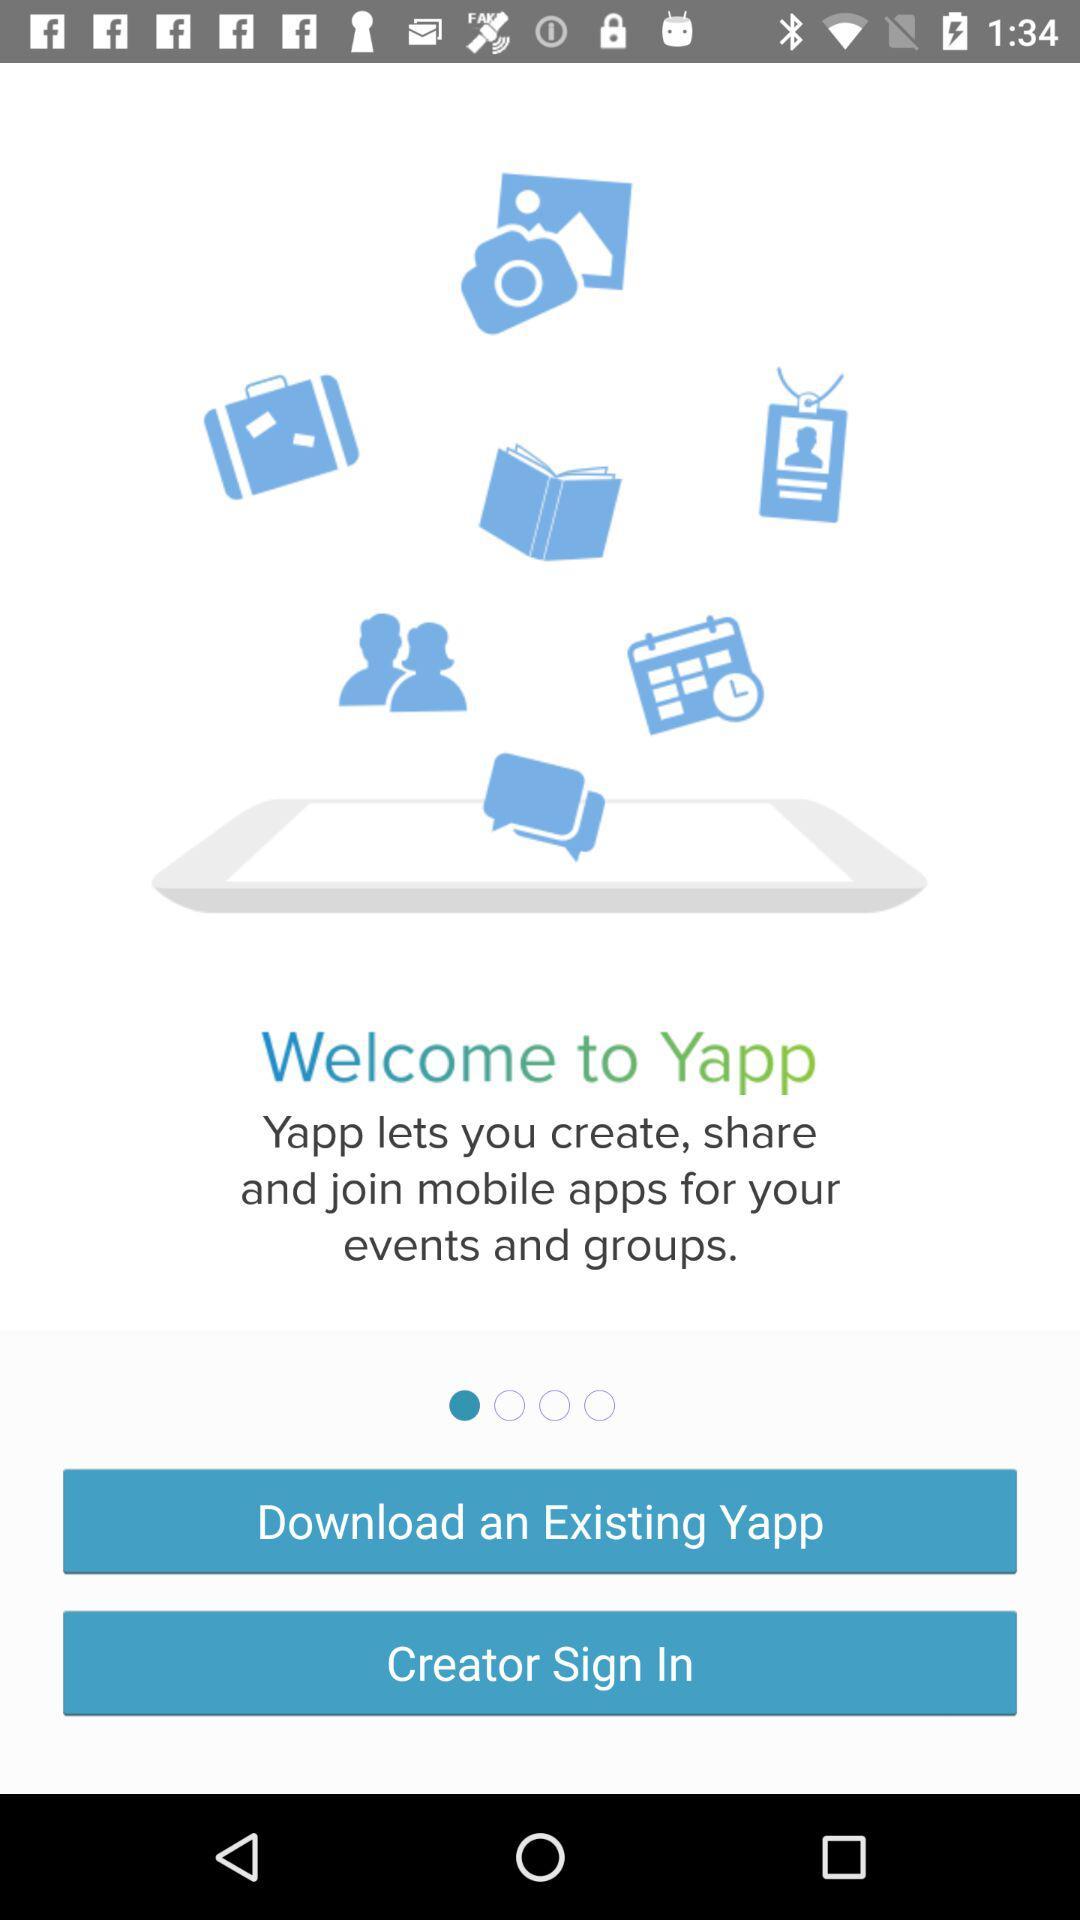 This screenshot has width=1080, height=1920. What do you see at coordinates (540, 1520) in the screenshot?
I see `download an existing item` at bounding box center [540, 1520].